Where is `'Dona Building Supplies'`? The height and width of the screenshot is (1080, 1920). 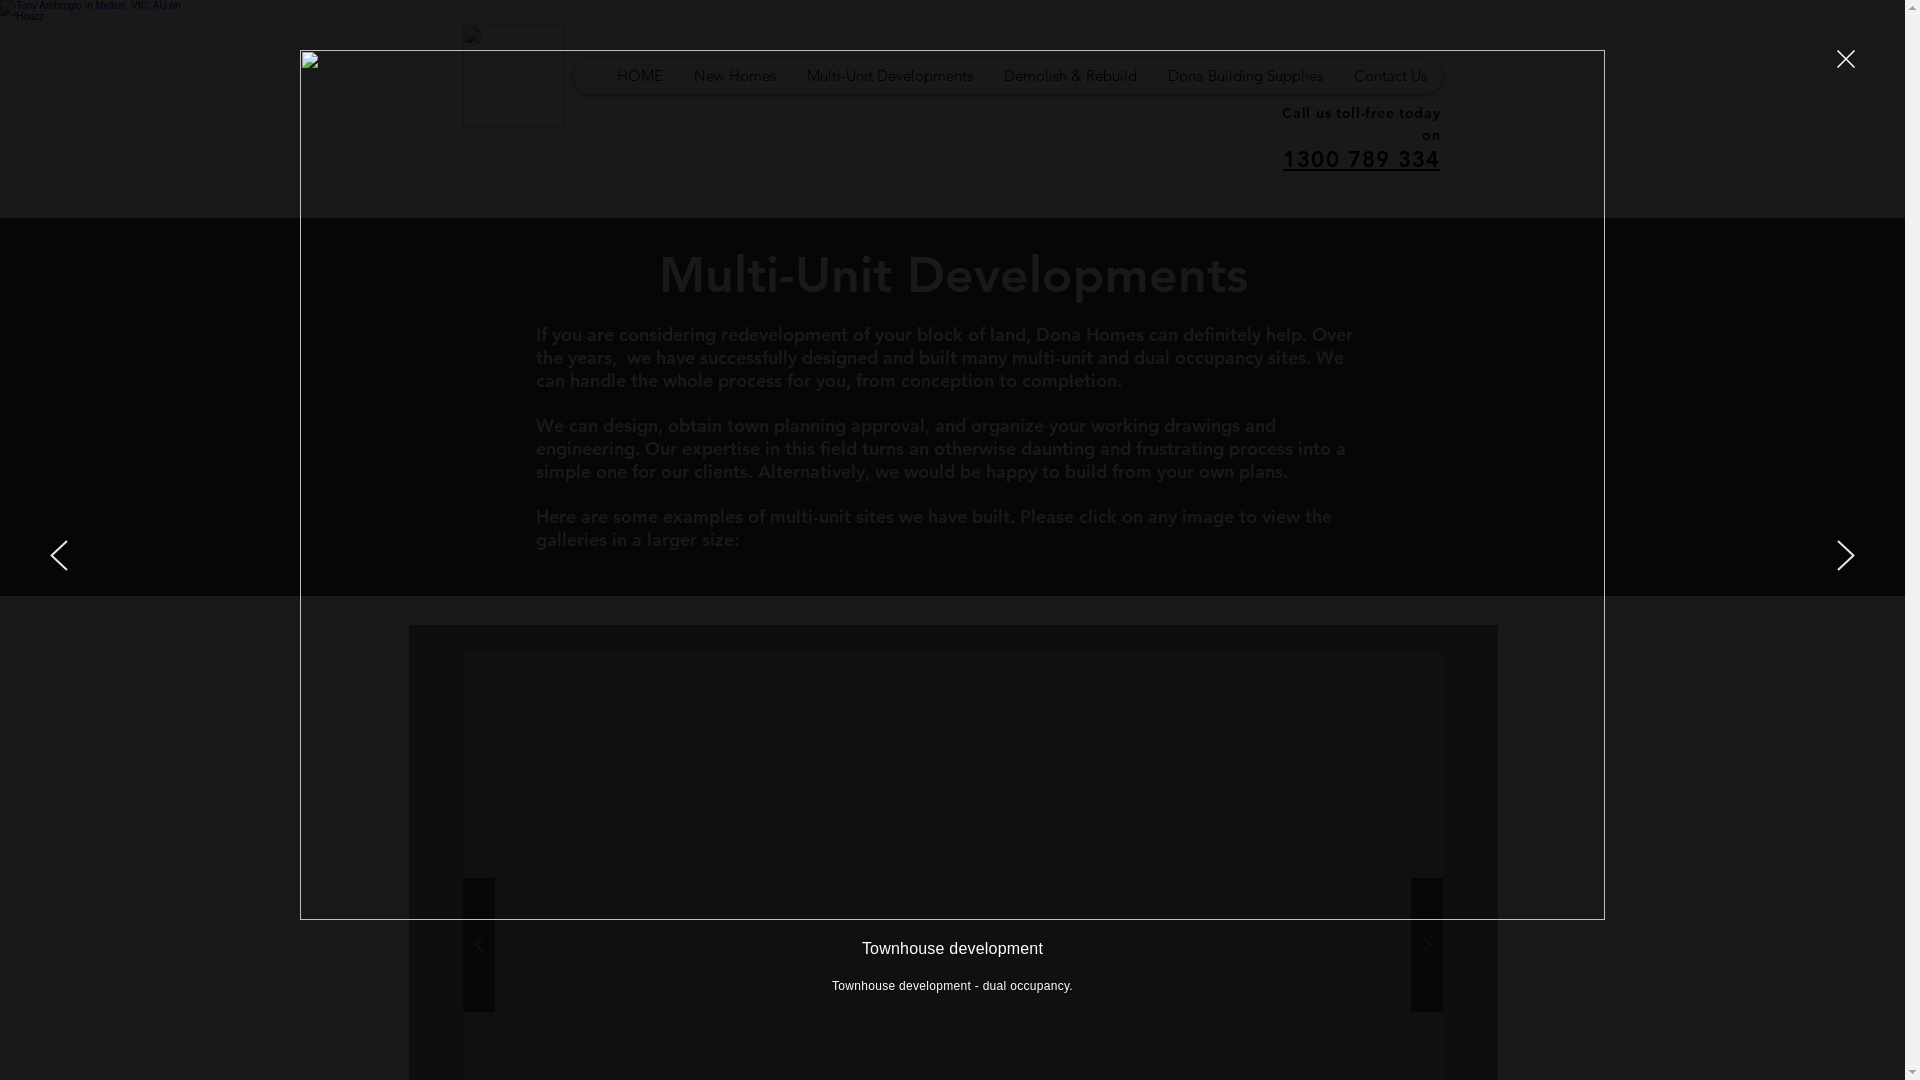
'Dona Building Supplies' is located at coordinates (1243, 75).